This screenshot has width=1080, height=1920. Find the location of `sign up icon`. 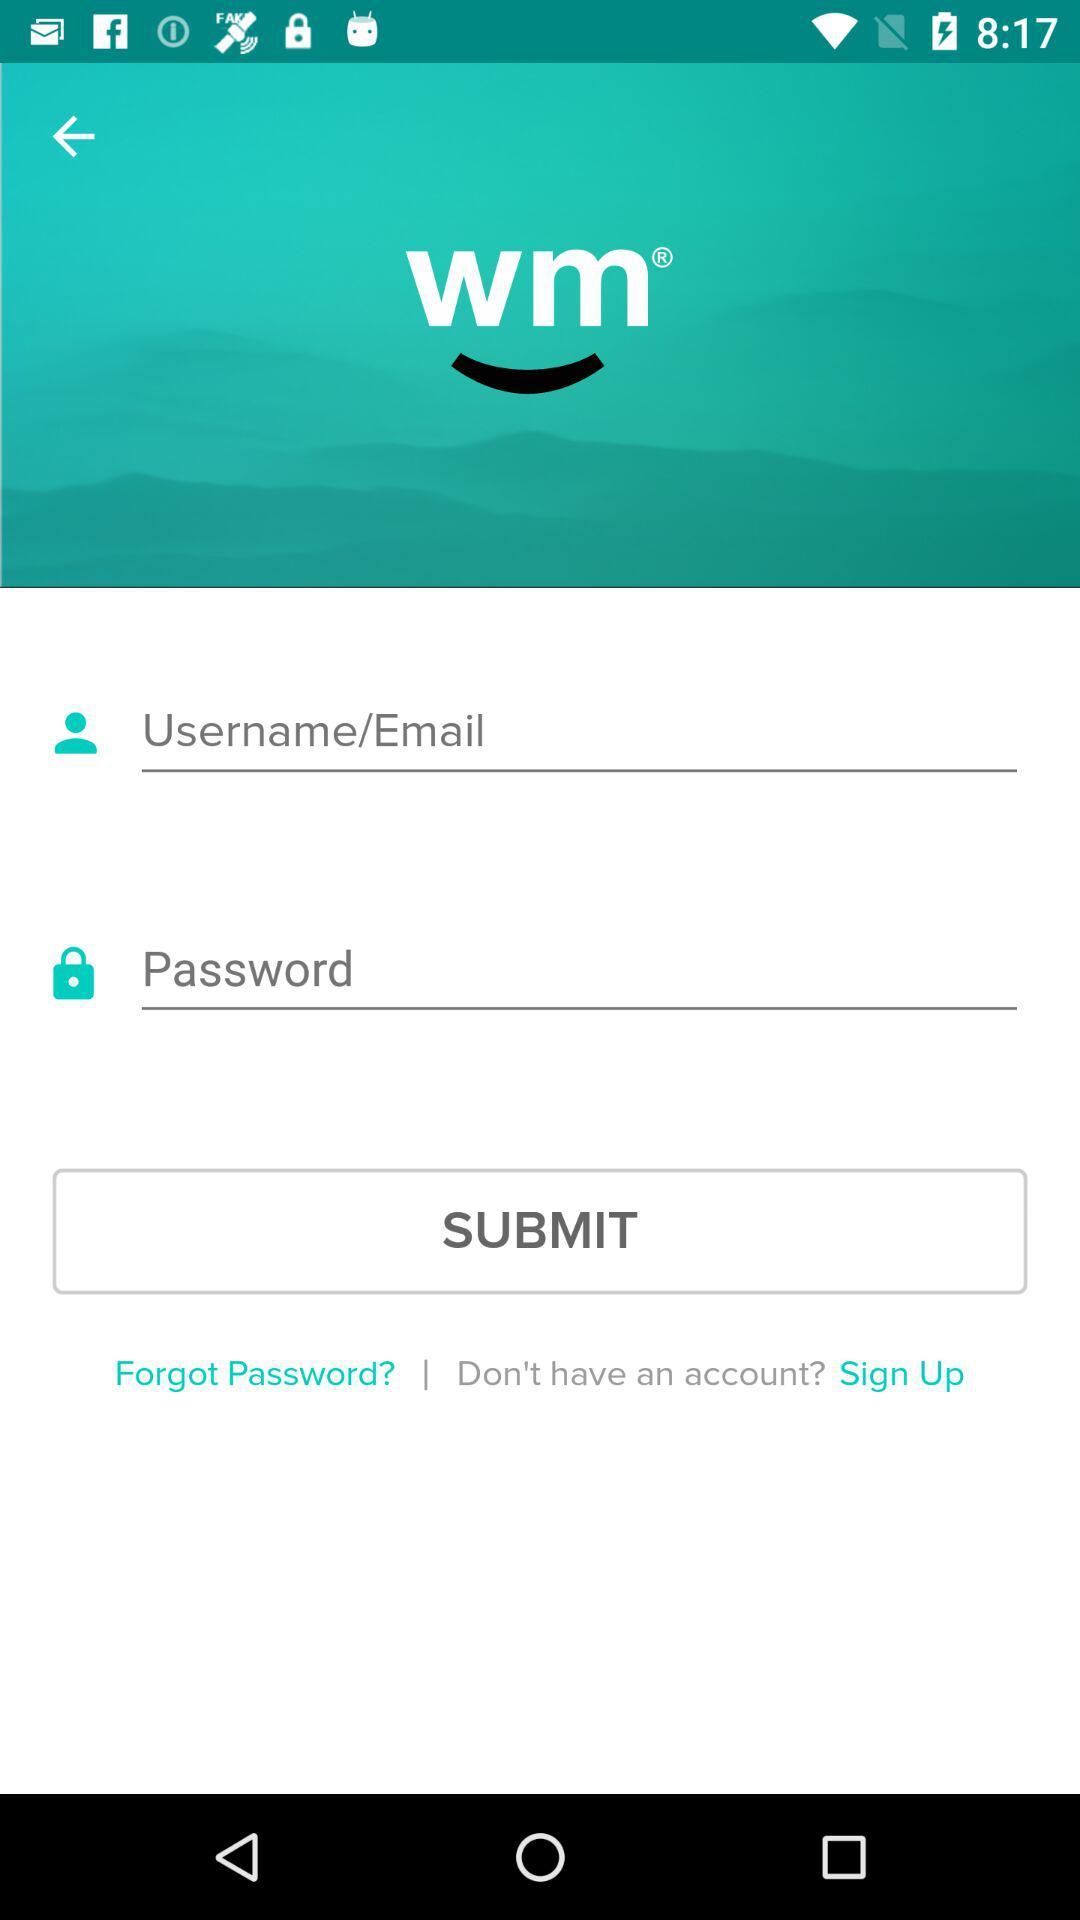

sign up icon is located at coordinates (901, 1373).